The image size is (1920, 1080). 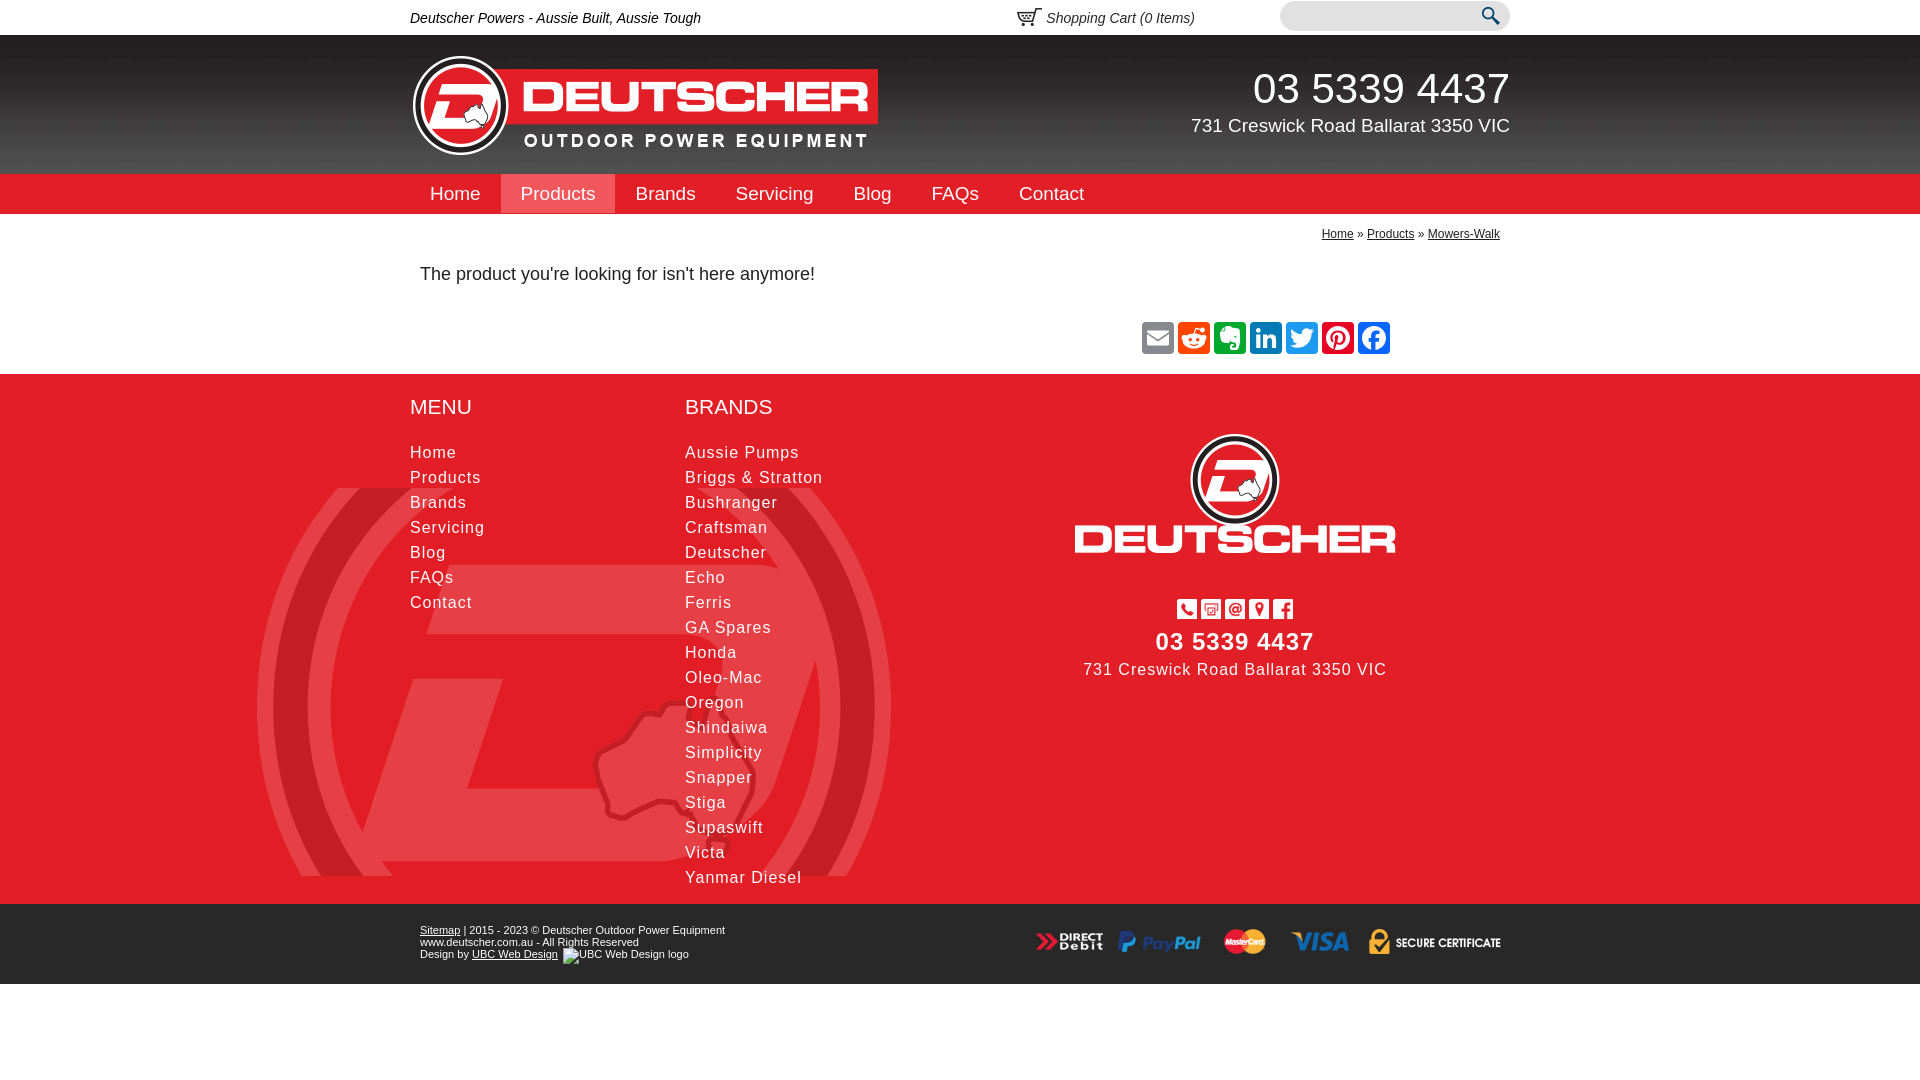 What do you see at coordinates (1301, 337) in the screenshot?
I see `'Twitter'` at bounding box center [1301, 337].